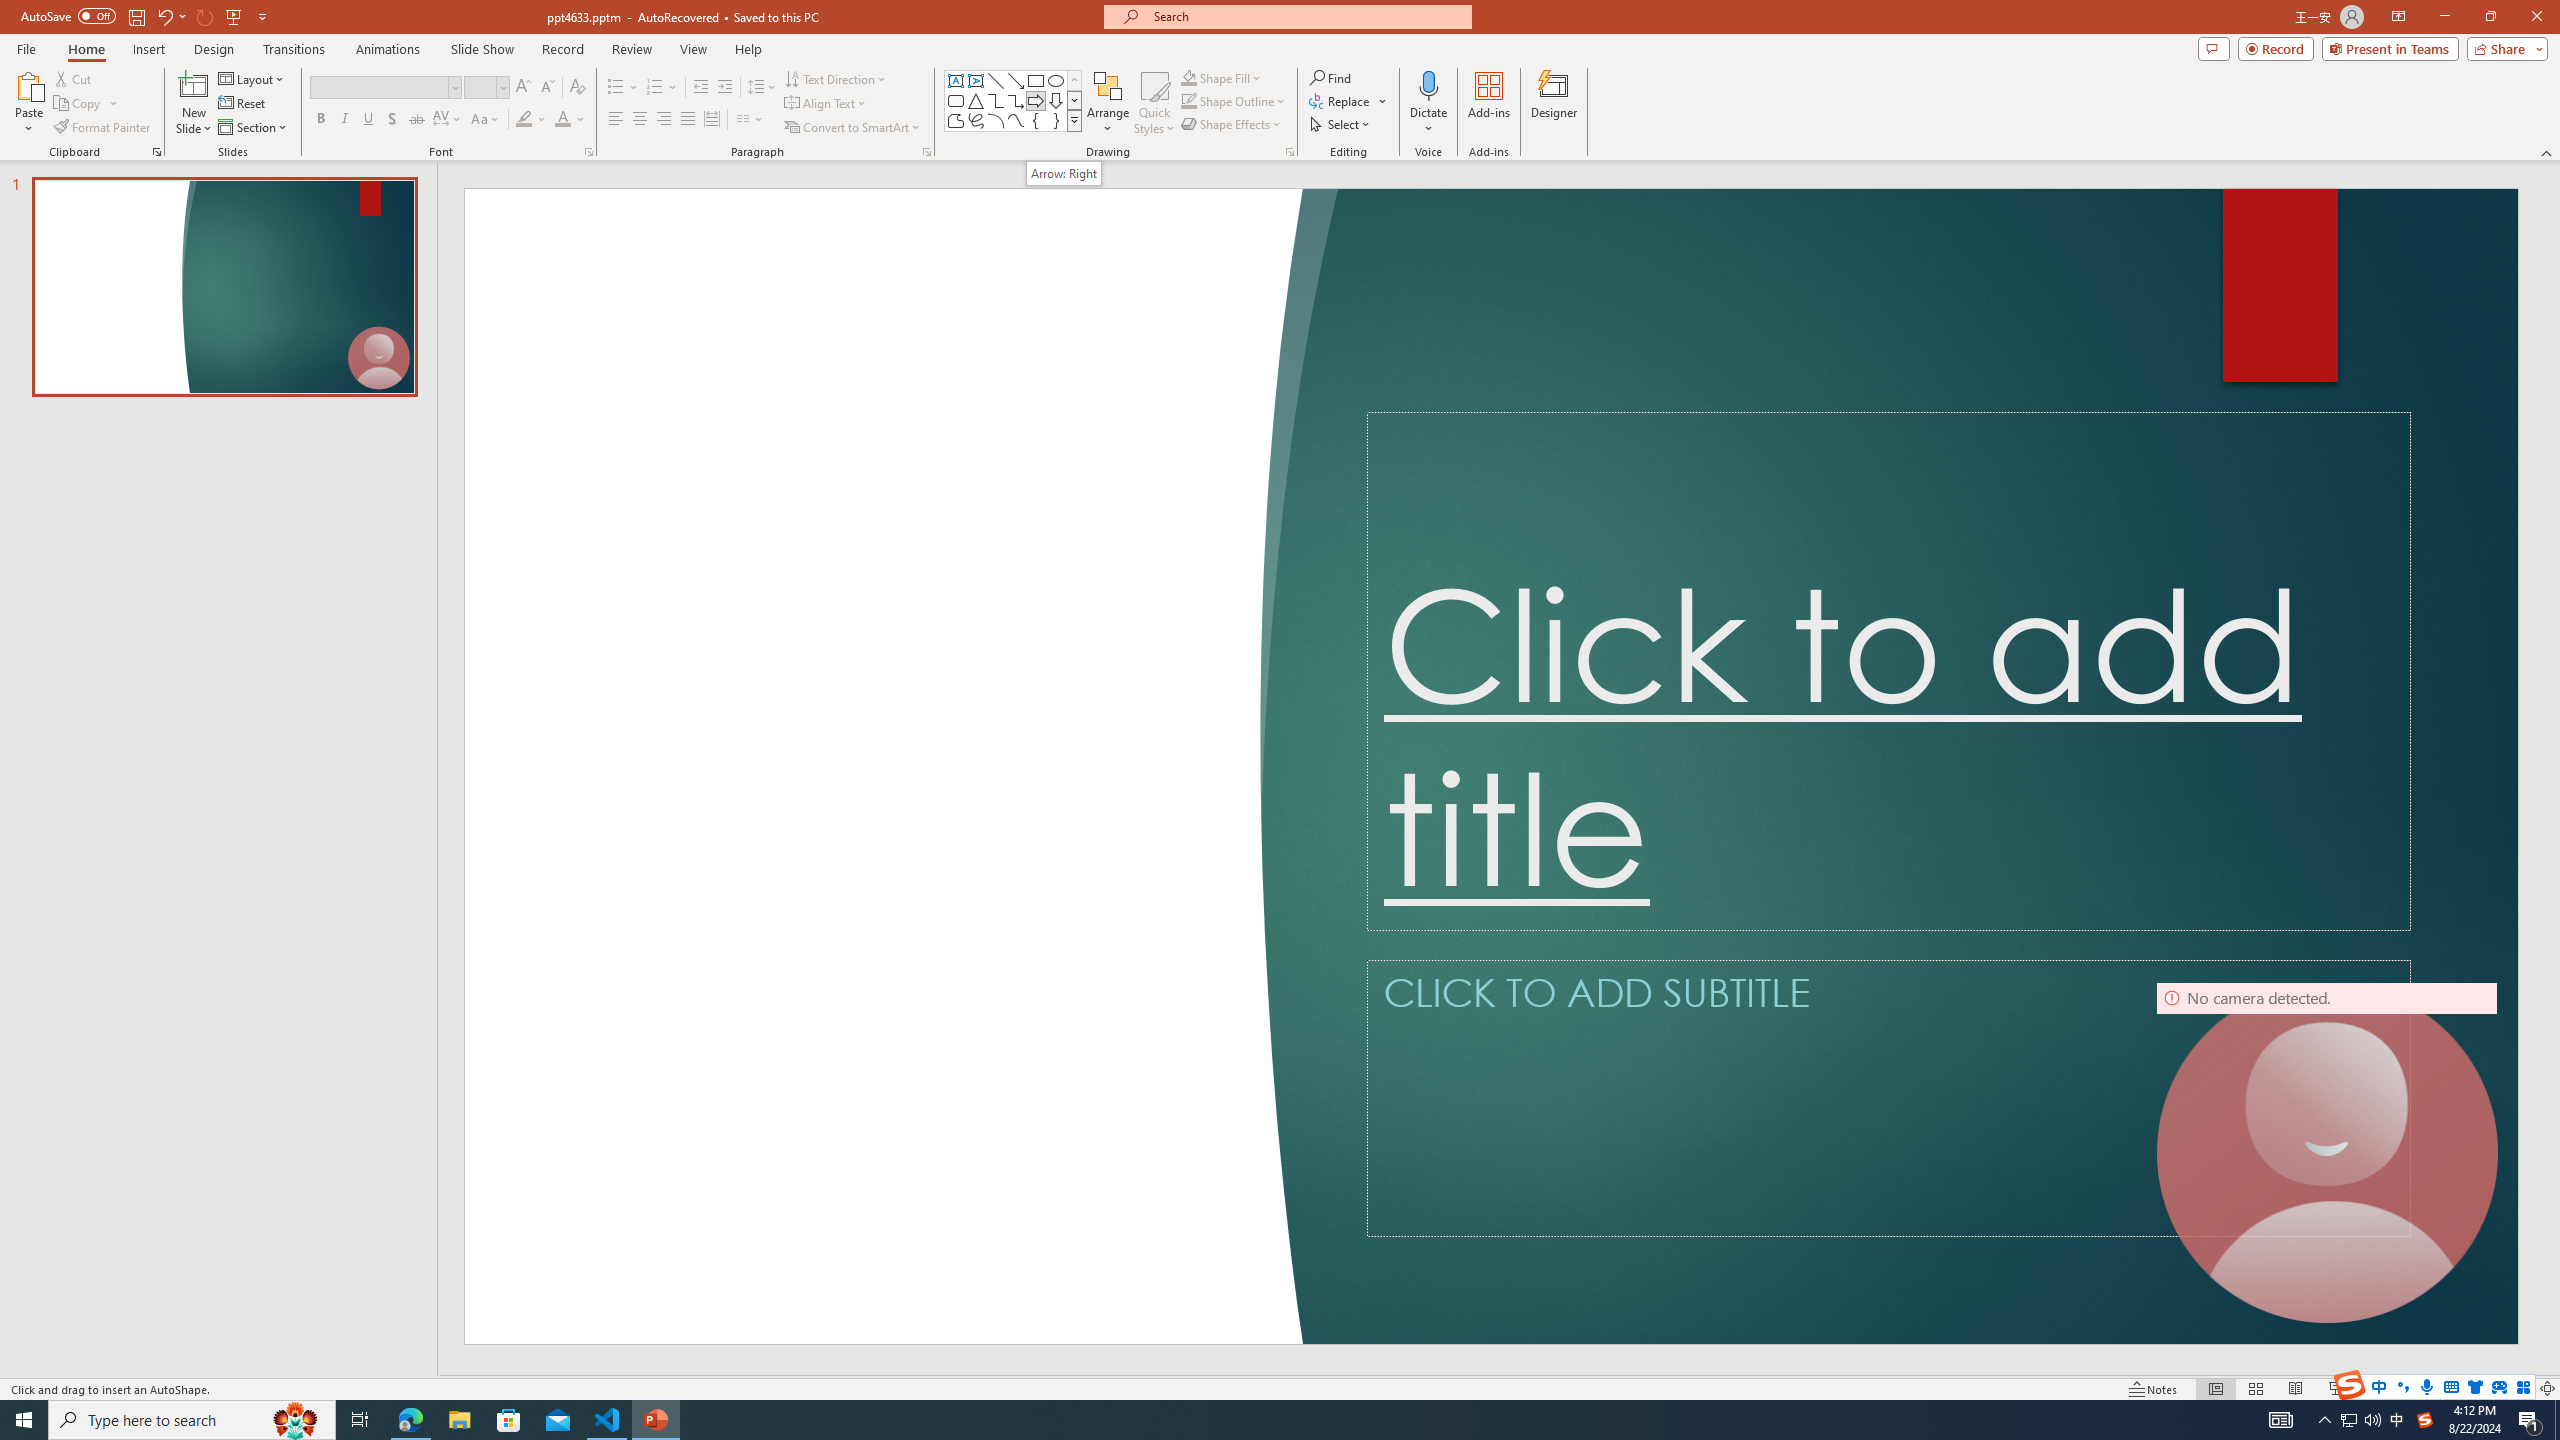 The height and width of the screenshot is (1440, 2560). Describe the element at coordinates (974, 80) in the screenshot. I see `'Vertical Text Box'` at that location.